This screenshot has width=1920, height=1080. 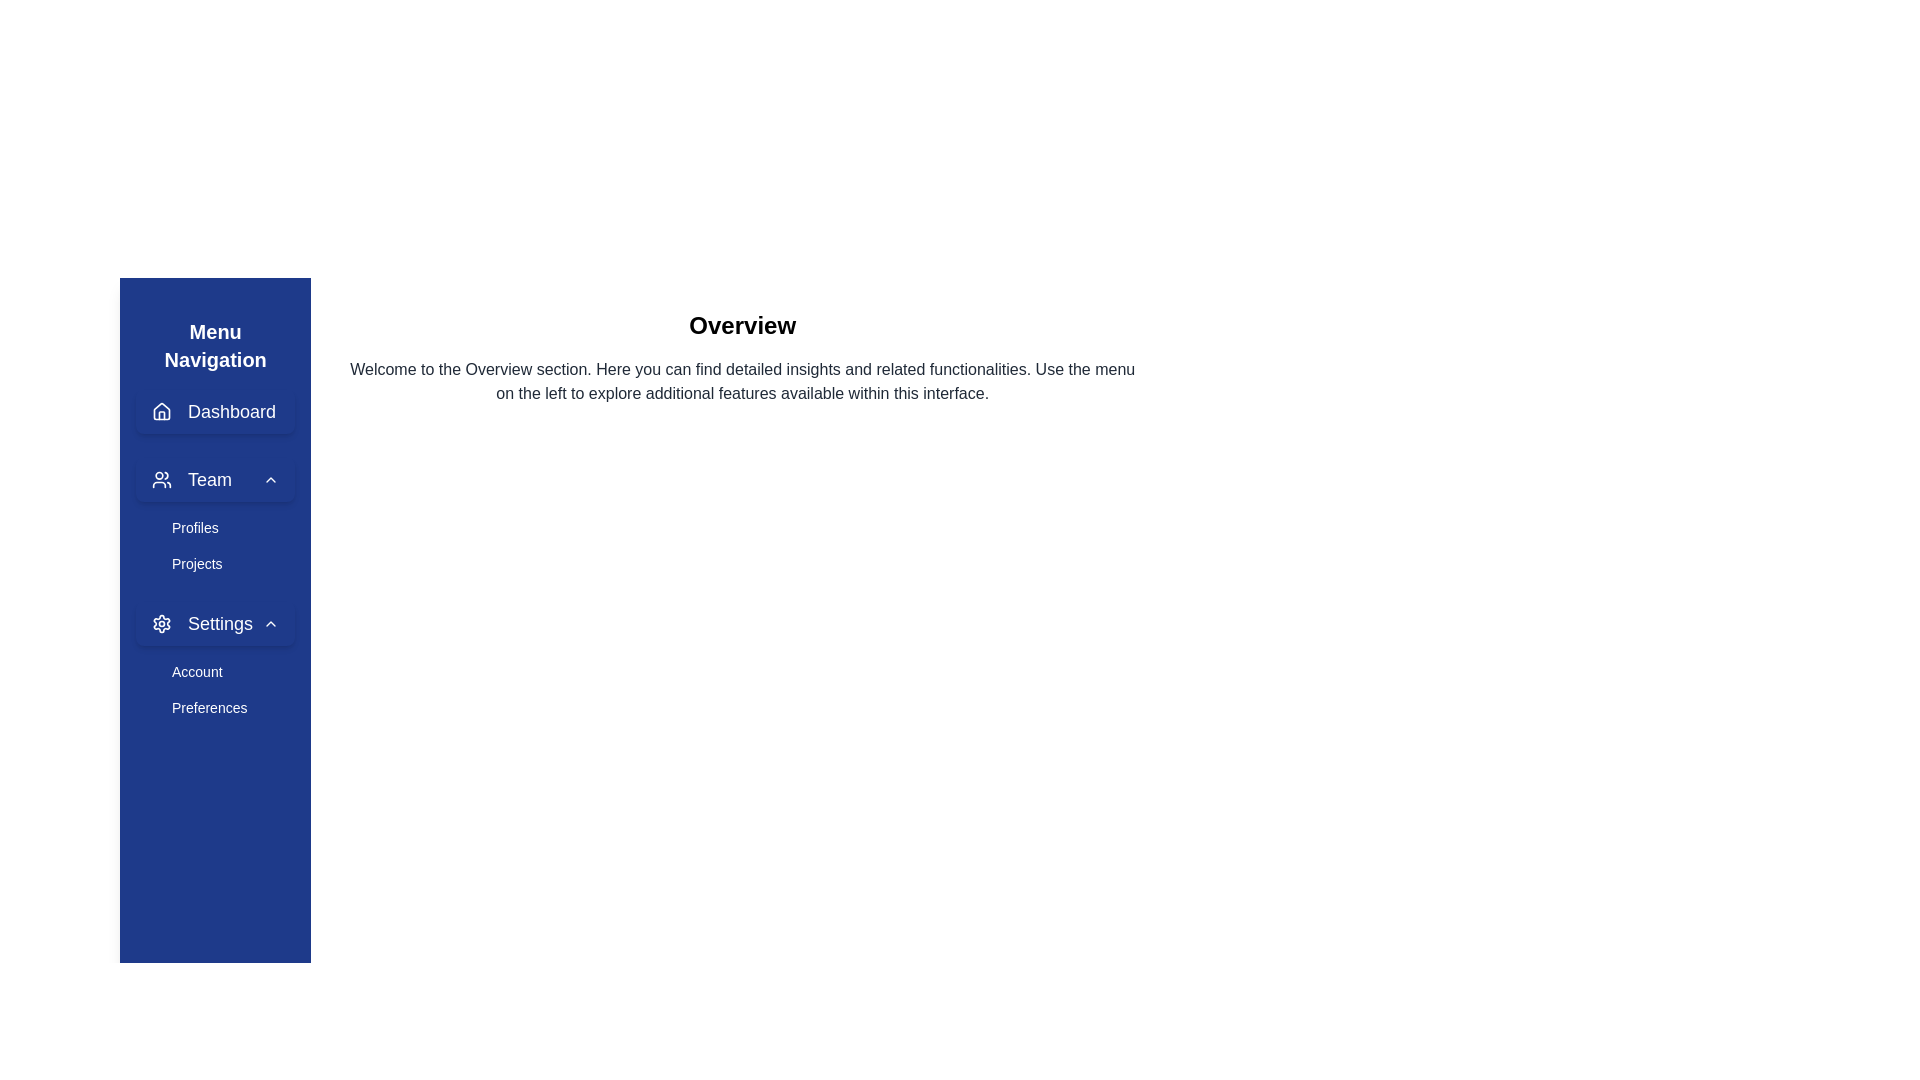 I want to click on the 'Team' text label in the vertical navigation menu, so click(x=225, y=479).